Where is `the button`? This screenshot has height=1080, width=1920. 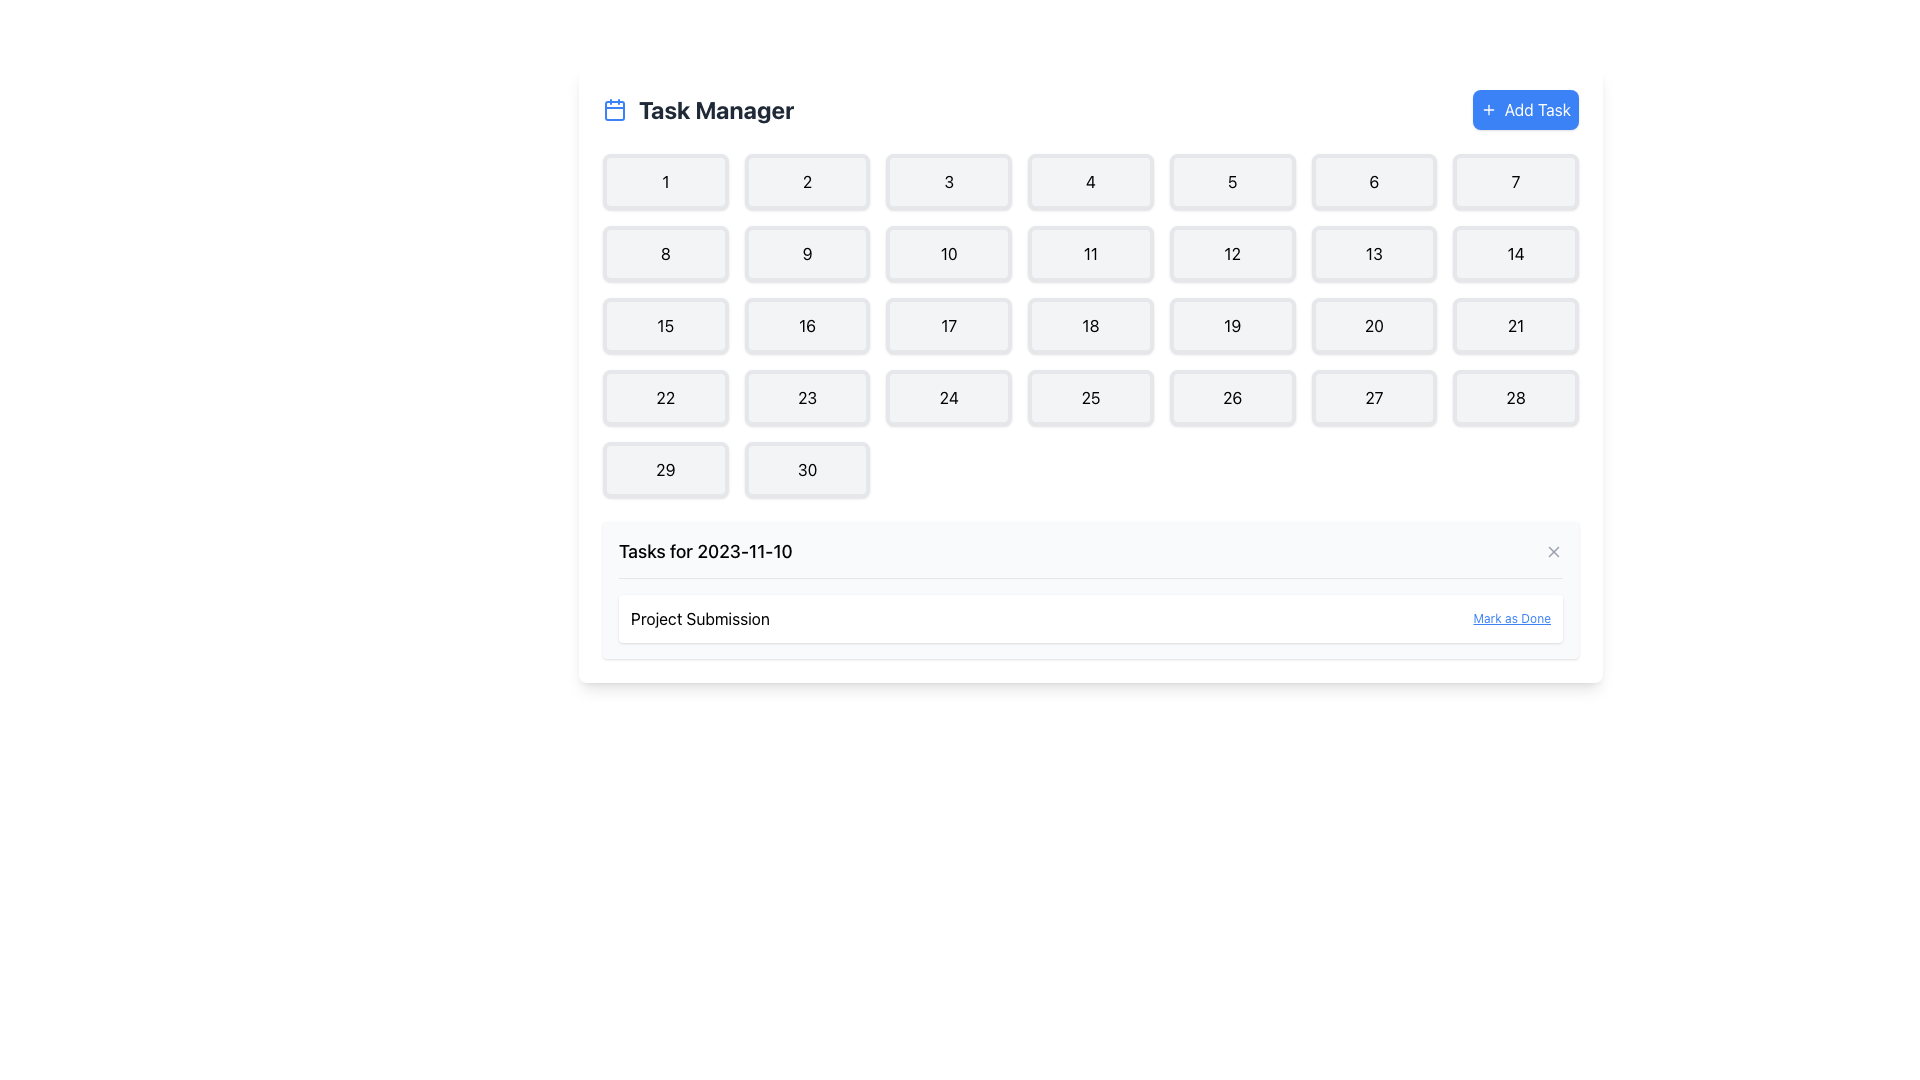 the button is located at coordinates (665, 253).